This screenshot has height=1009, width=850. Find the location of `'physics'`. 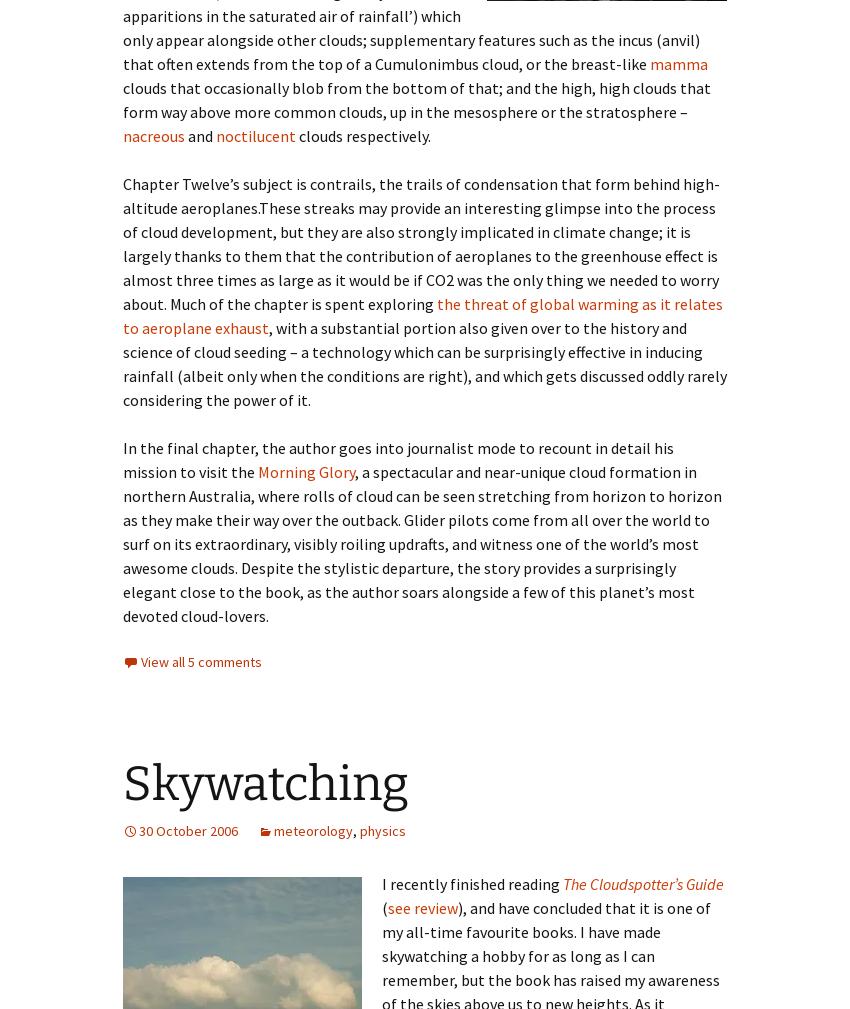

'physics' is located at coordinates (382, 830).